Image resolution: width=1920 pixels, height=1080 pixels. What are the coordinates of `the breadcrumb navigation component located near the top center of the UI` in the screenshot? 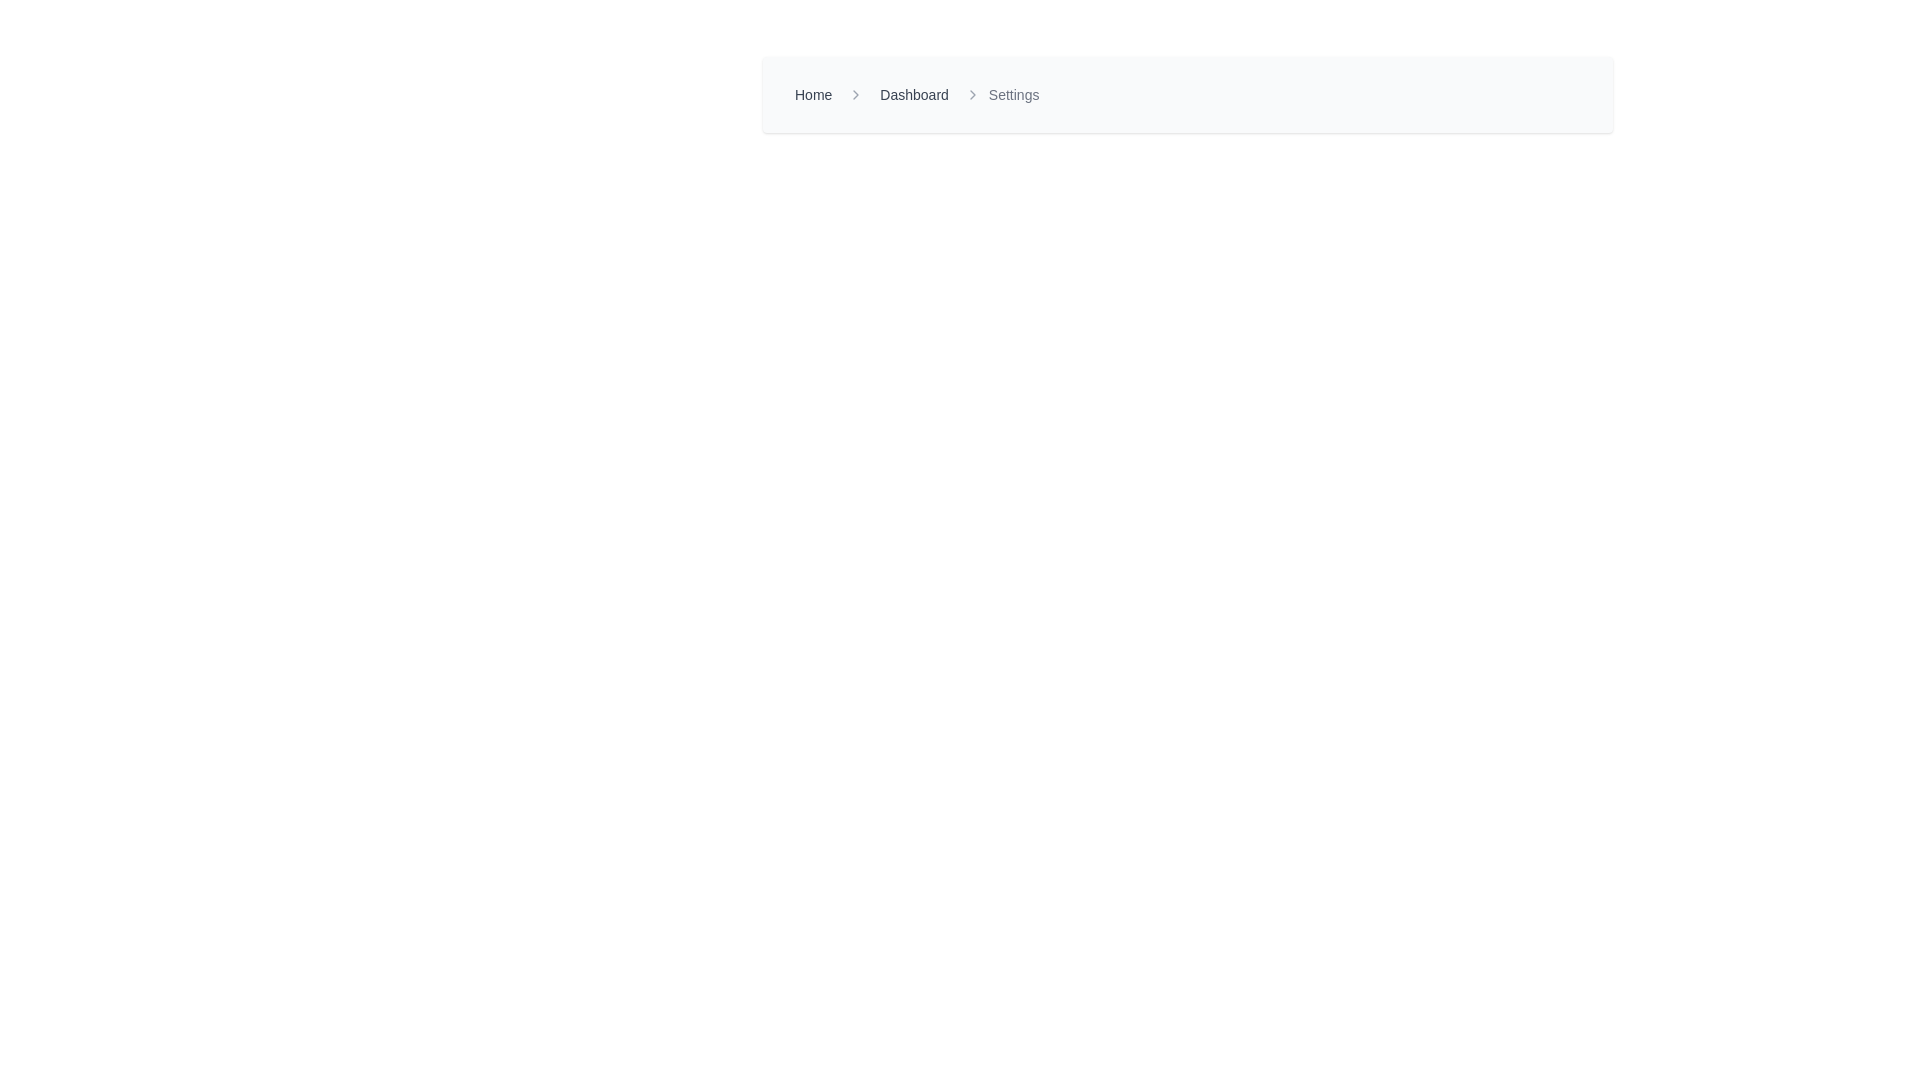 It's located at (1188, 95).